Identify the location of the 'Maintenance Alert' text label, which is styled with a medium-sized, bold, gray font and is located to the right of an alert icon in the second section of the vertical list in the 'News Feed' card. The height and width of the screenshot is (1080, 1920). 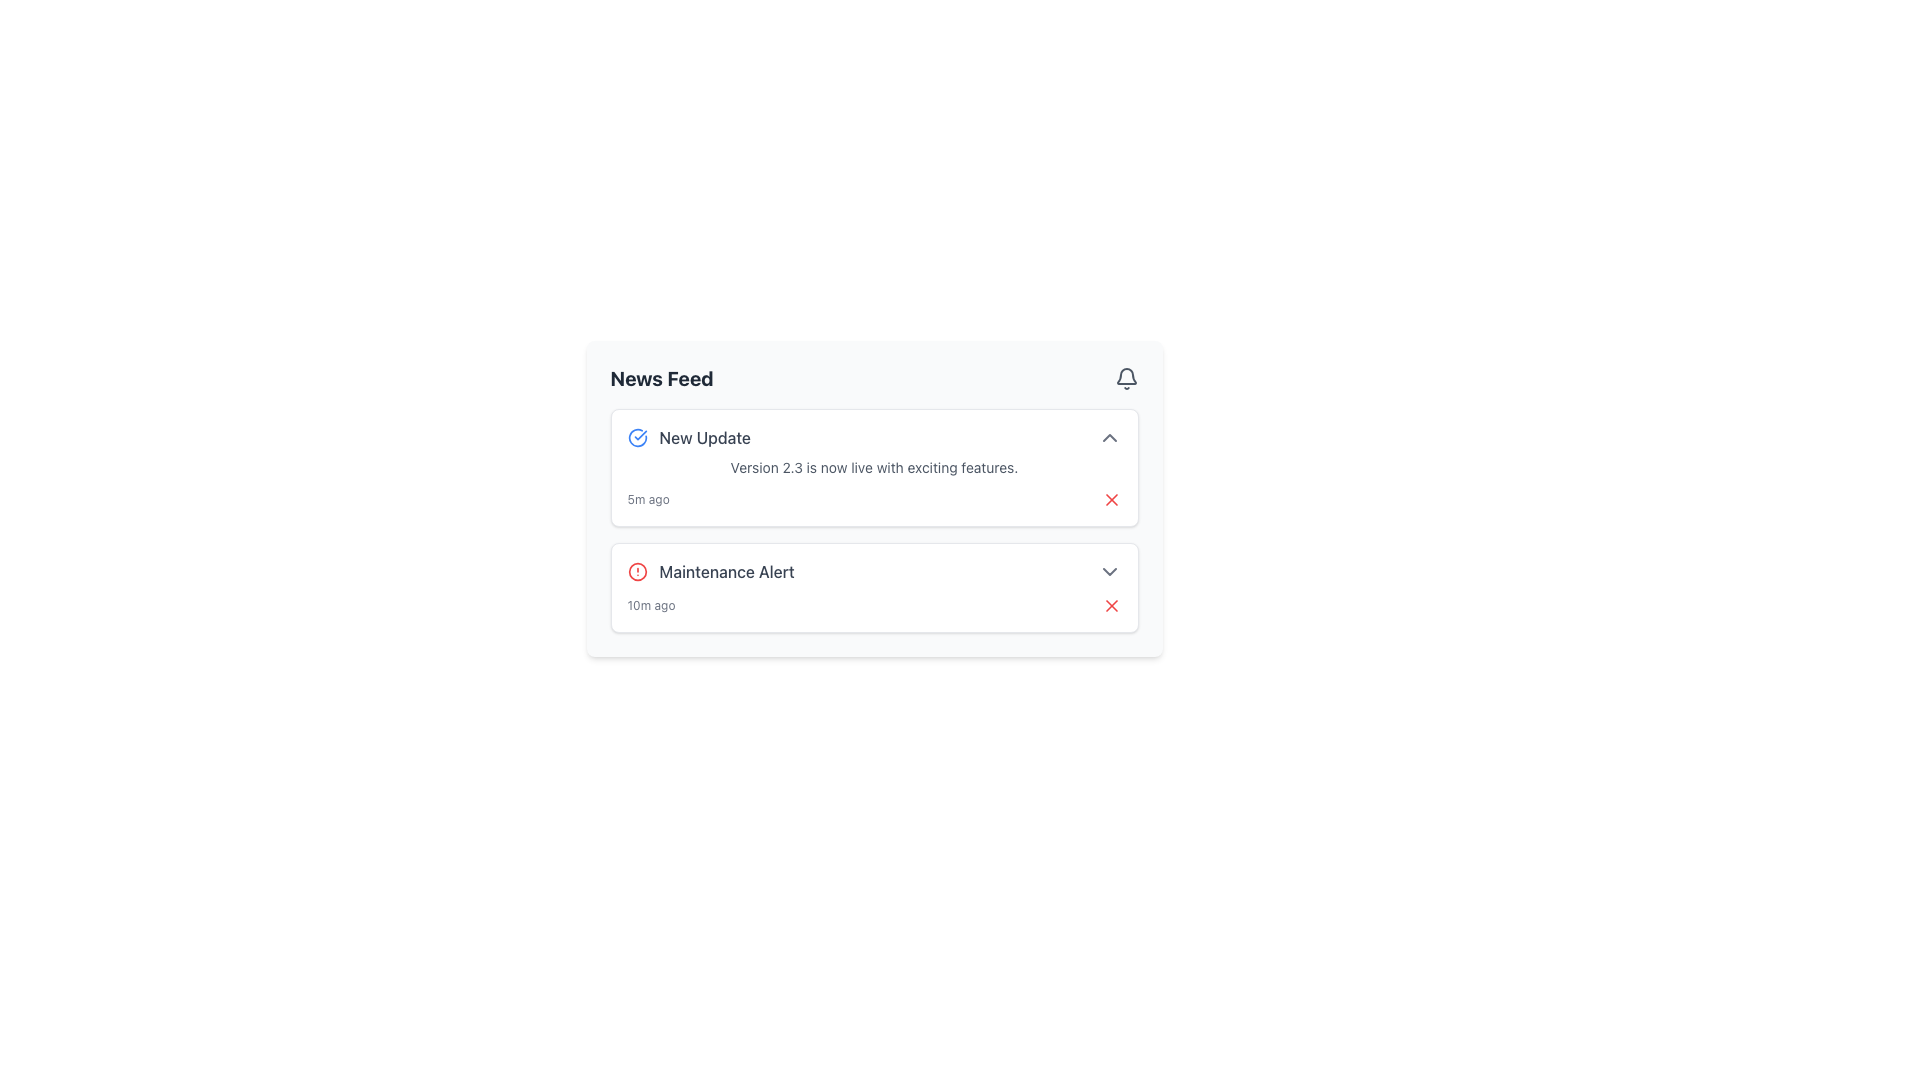
(726, 571).